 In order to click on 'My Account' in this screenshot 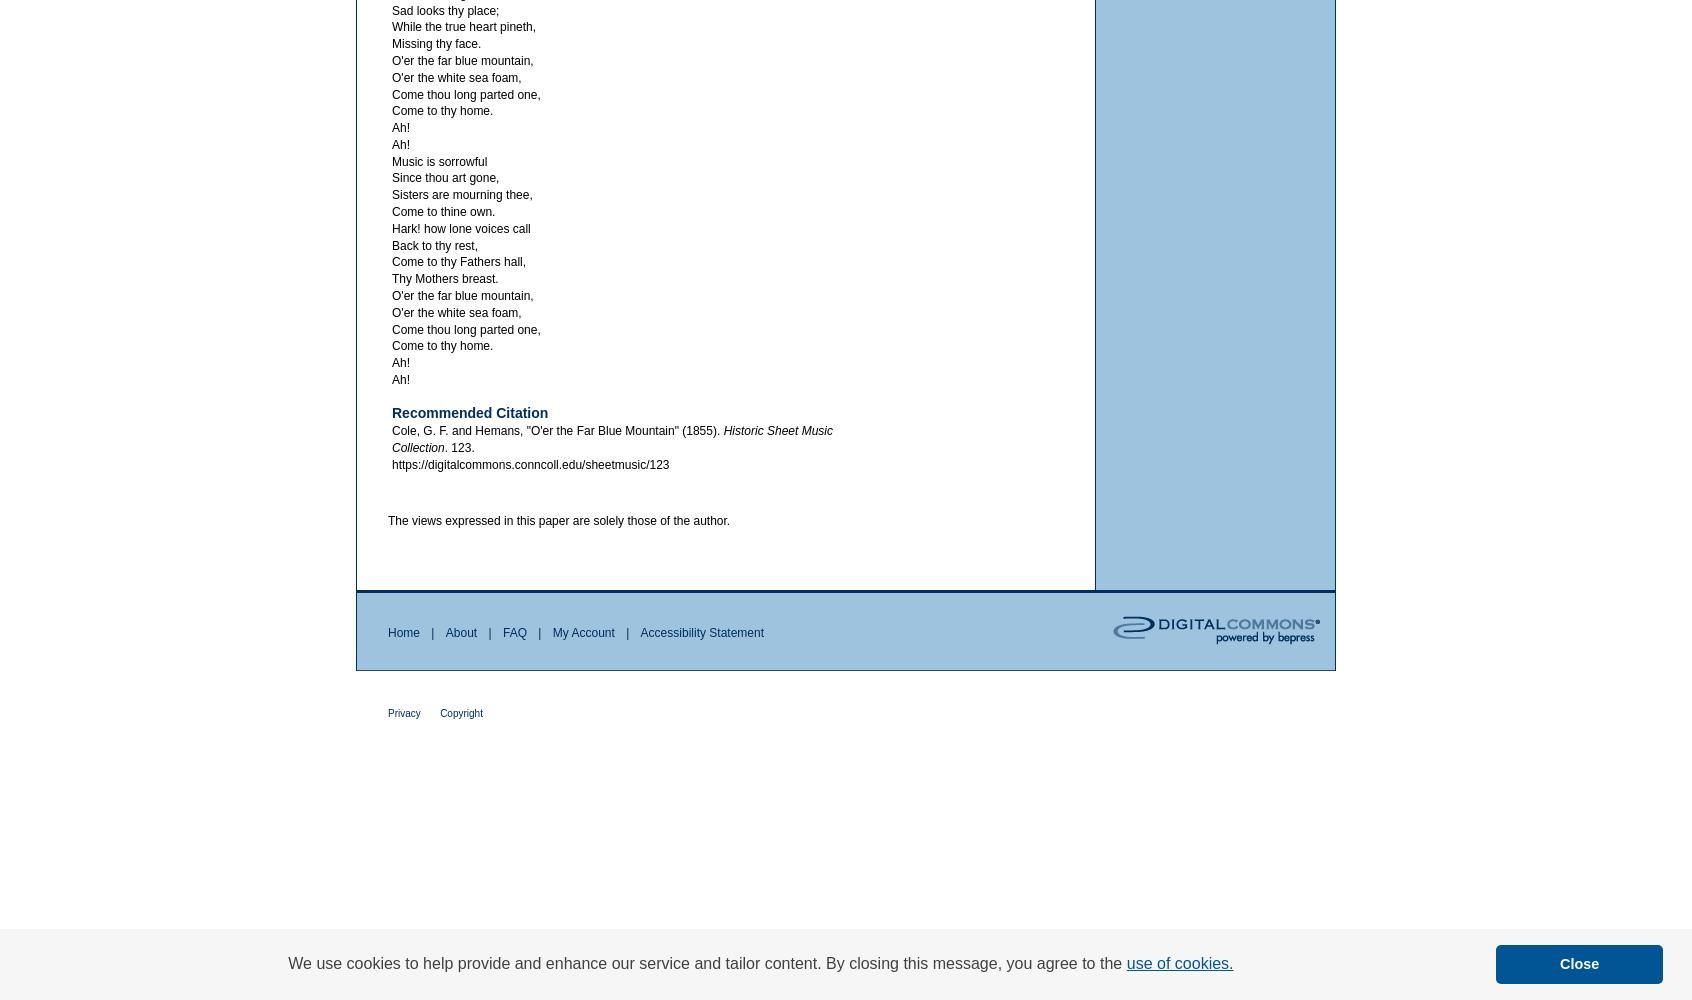, I will do `click(551, 632)`.